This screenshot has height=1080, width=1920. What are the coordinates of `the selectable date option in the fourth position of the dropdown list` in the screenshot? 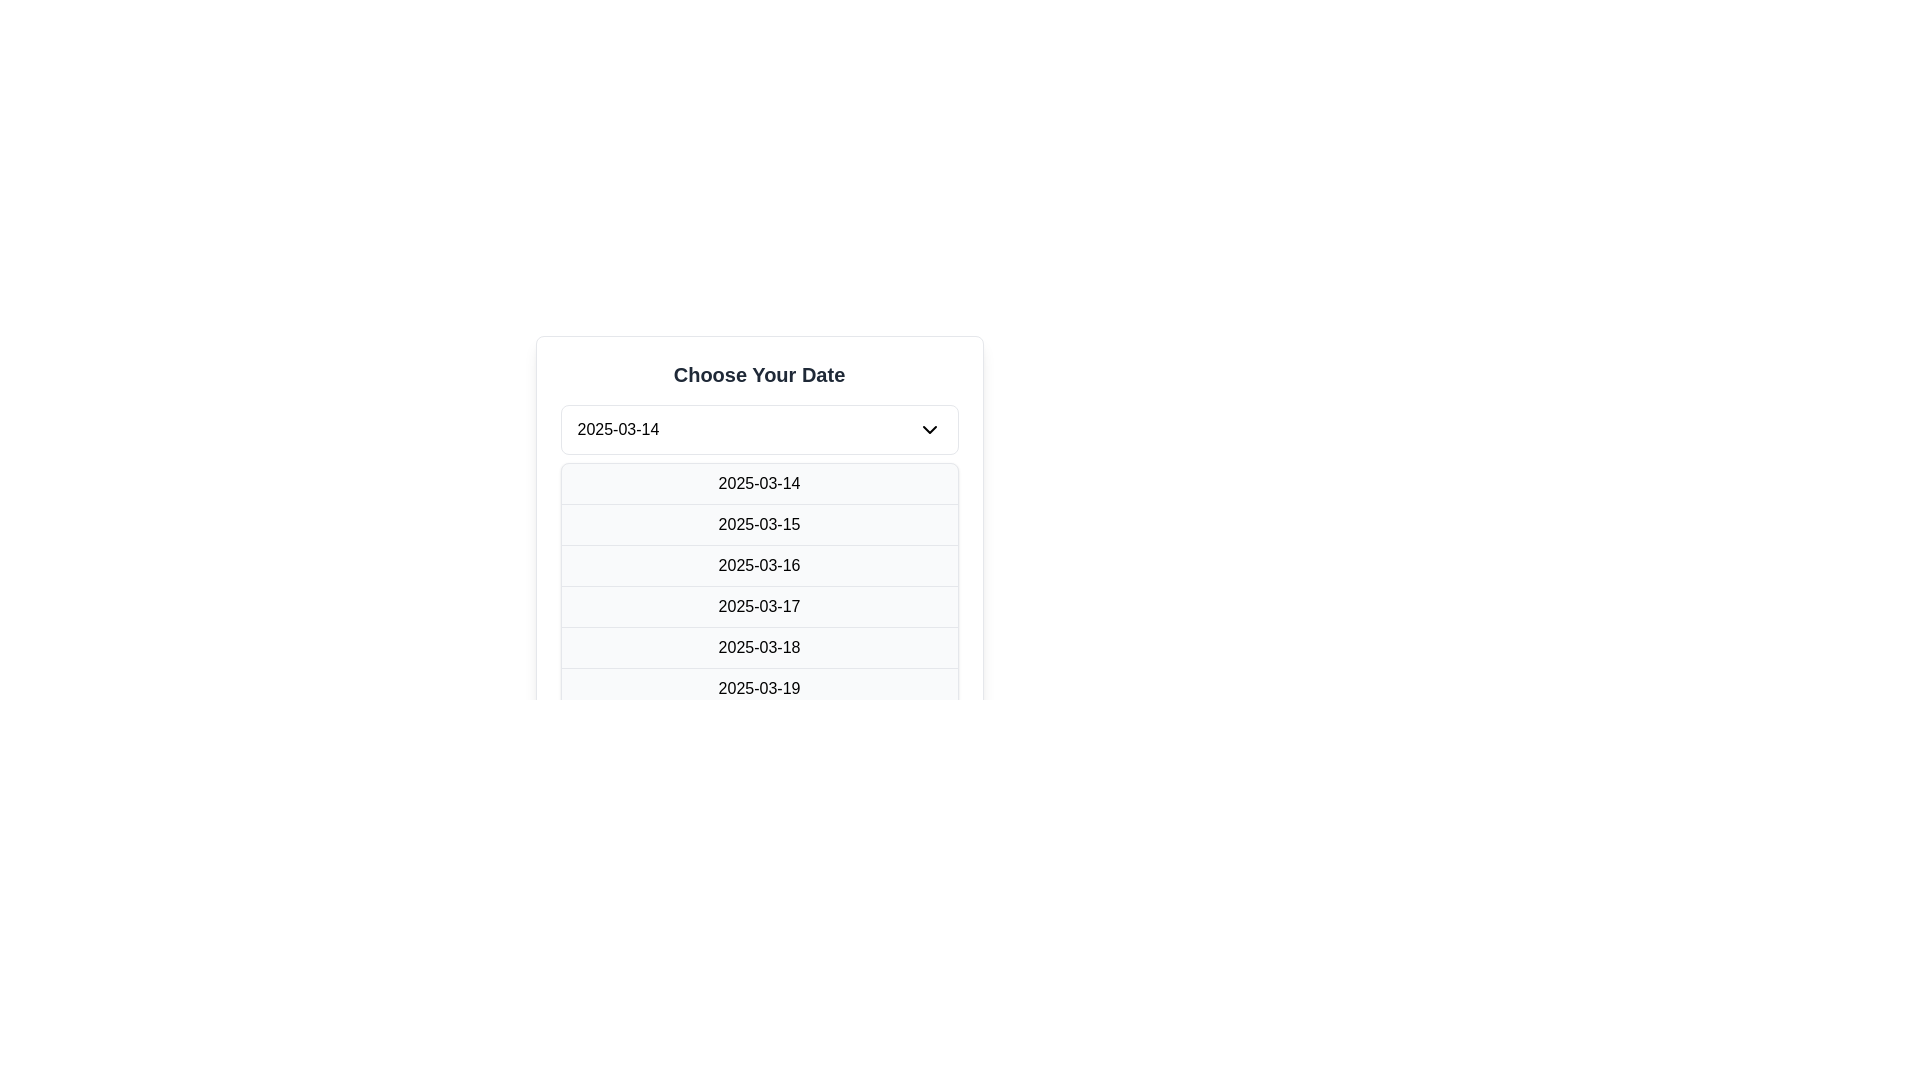 It's located at (758, 605).